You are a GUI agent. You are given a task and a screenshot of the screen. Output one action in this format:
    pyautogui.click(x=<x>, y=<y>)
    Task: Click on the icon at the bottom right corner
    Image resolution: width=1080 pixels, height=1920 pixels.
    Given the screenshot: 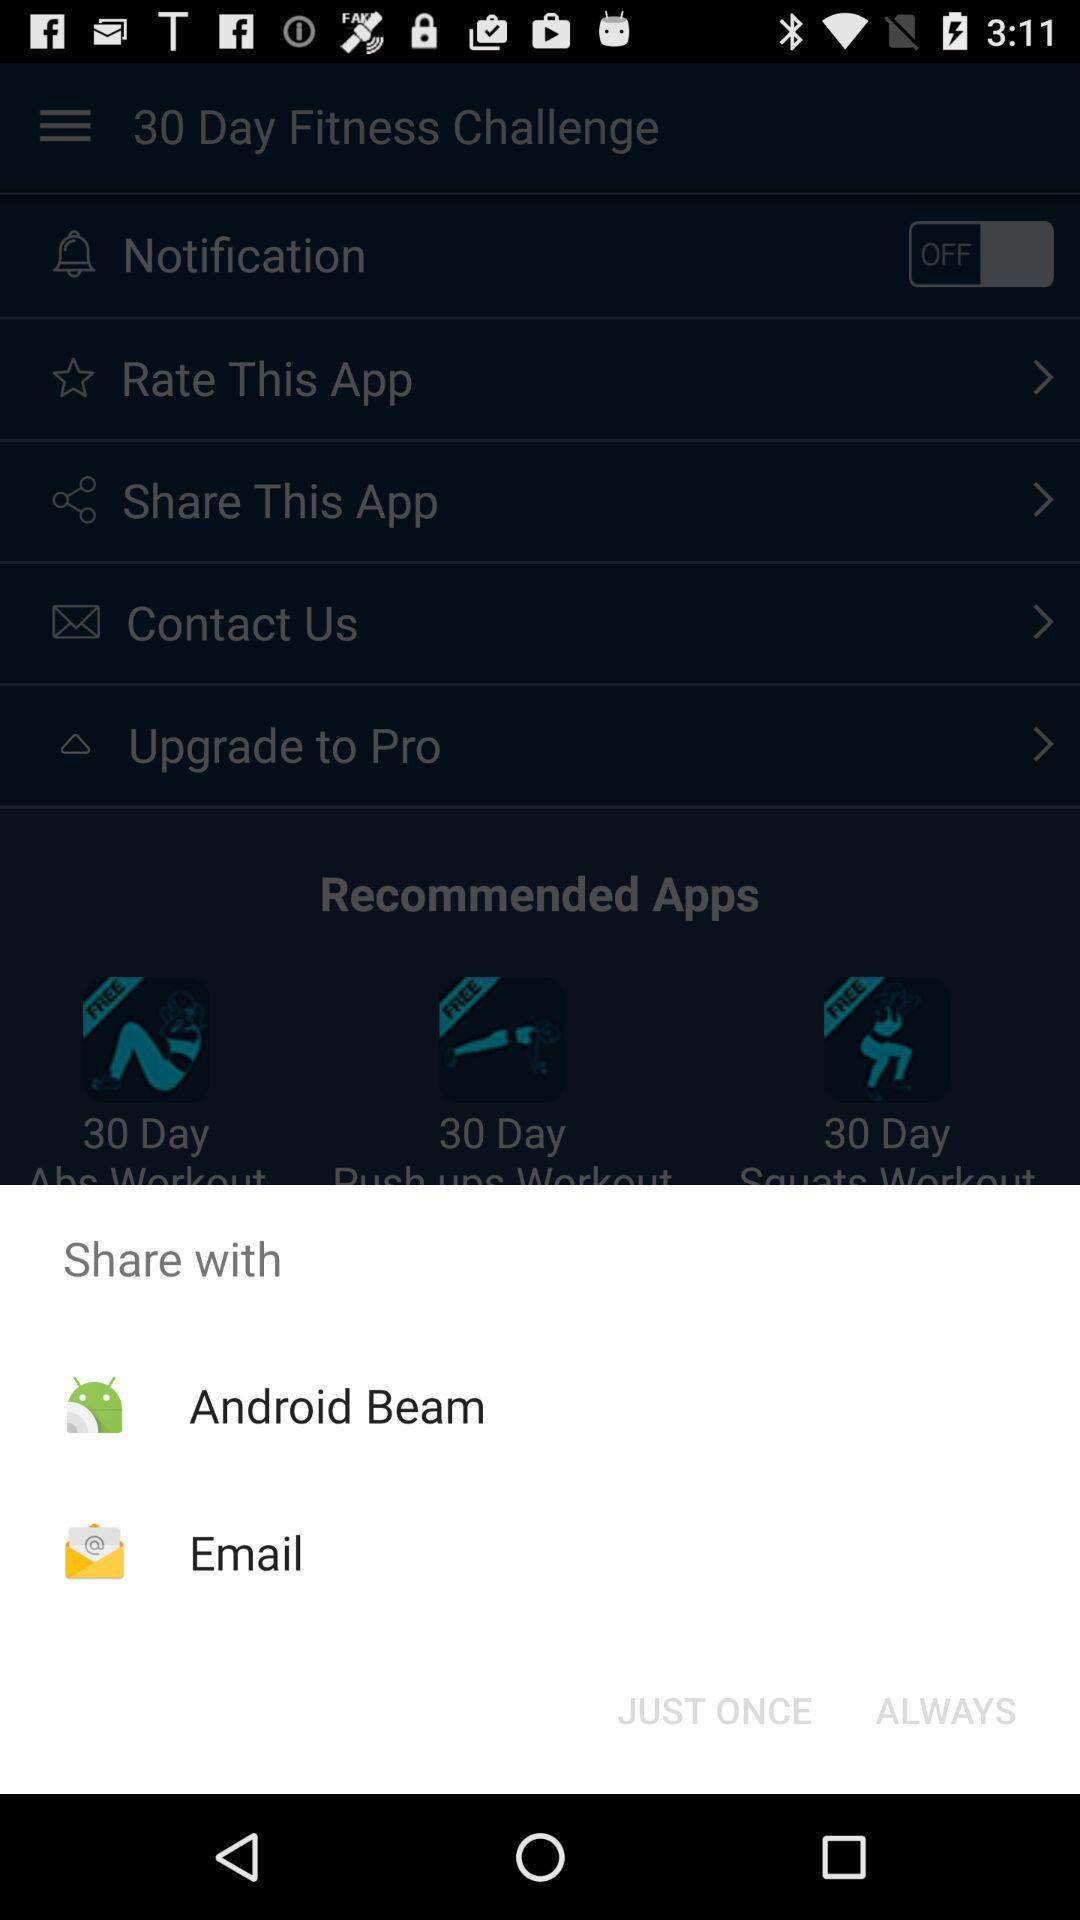 What is the action you would take?
    pyautogui.click(x=945, y=1708)
    